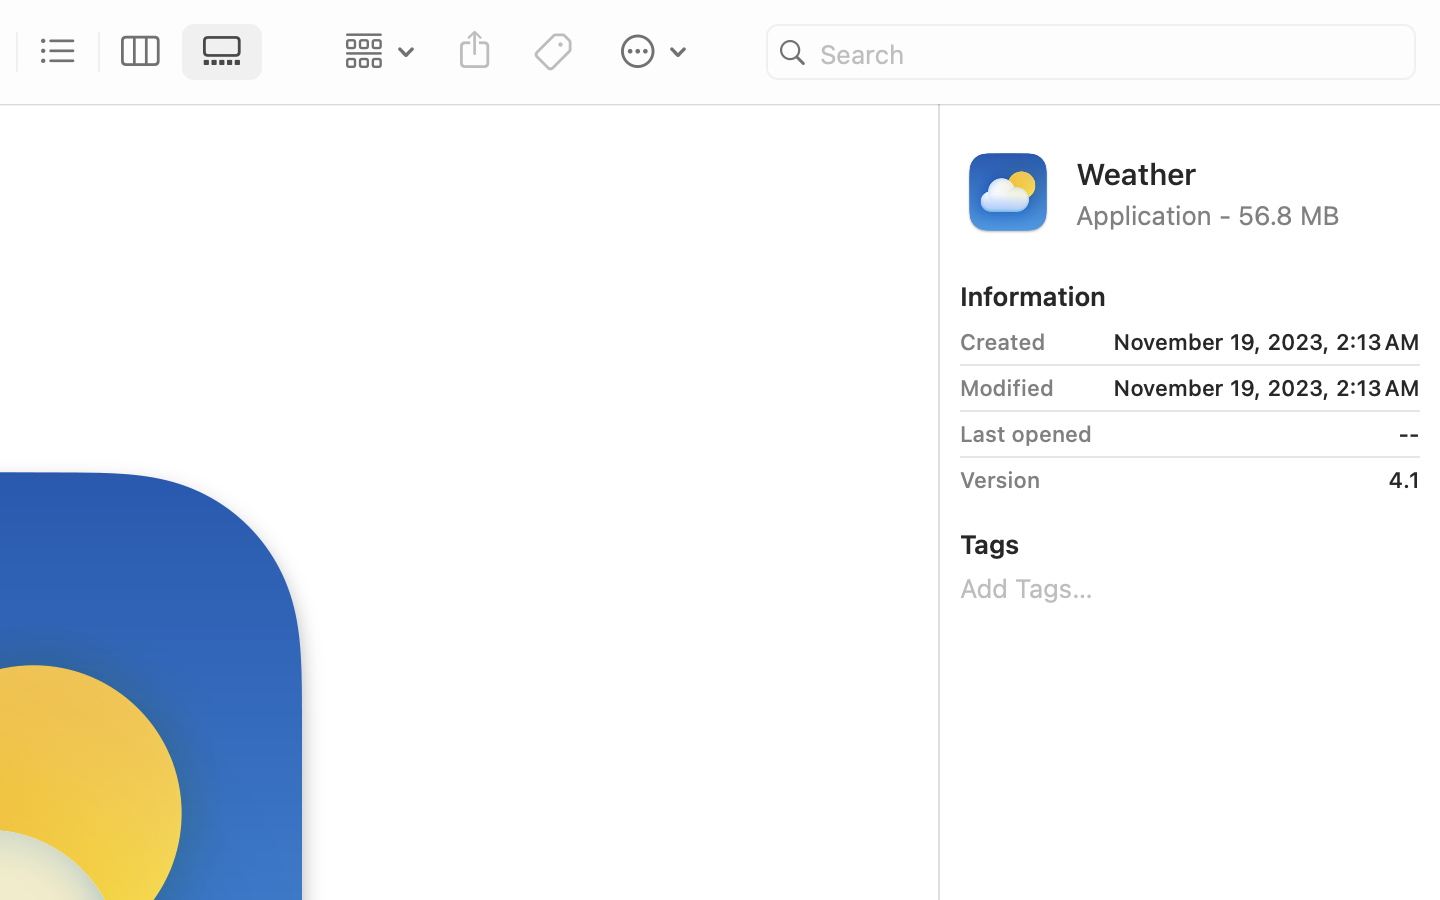 Image resolution: width=1440 pixels, height=900 pixels. What do you see at coordinates (1005, 387) in the screenshot?
I see `'Modified'` at bounding box center [1005, 387].